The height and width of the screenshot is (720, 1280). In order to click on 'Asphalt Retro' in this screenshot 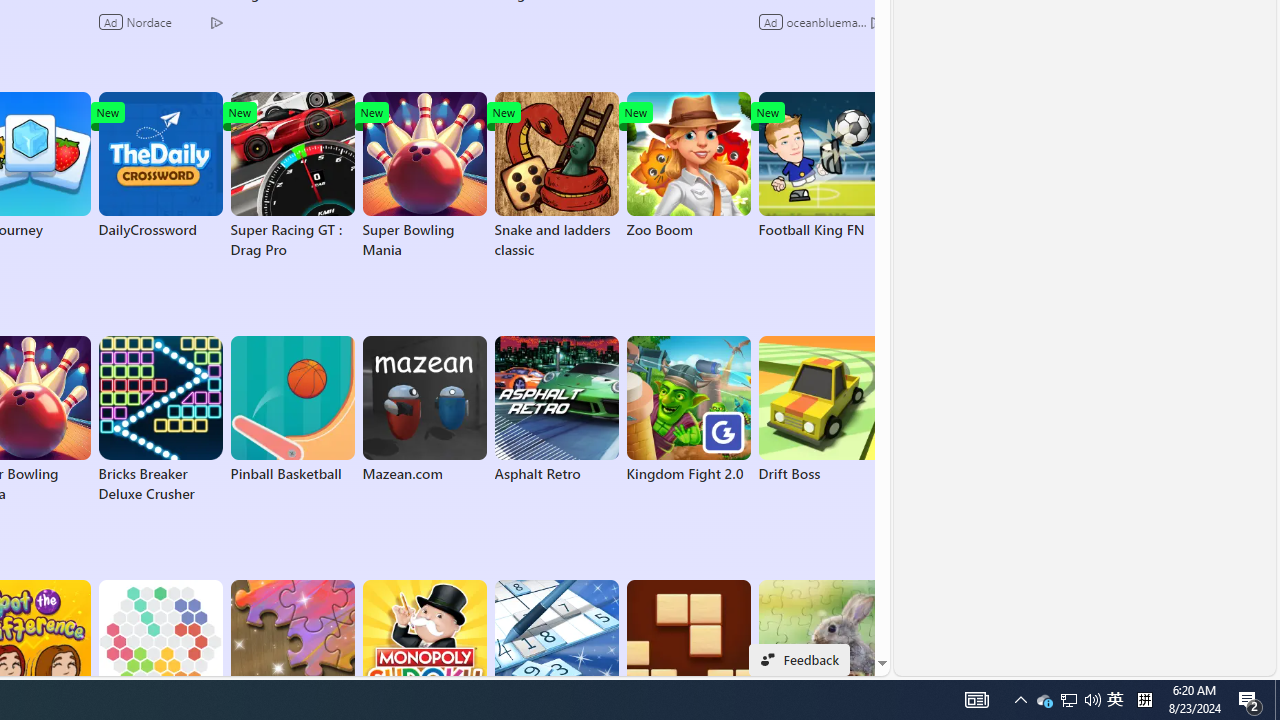, I will do `click(556, 409)`.